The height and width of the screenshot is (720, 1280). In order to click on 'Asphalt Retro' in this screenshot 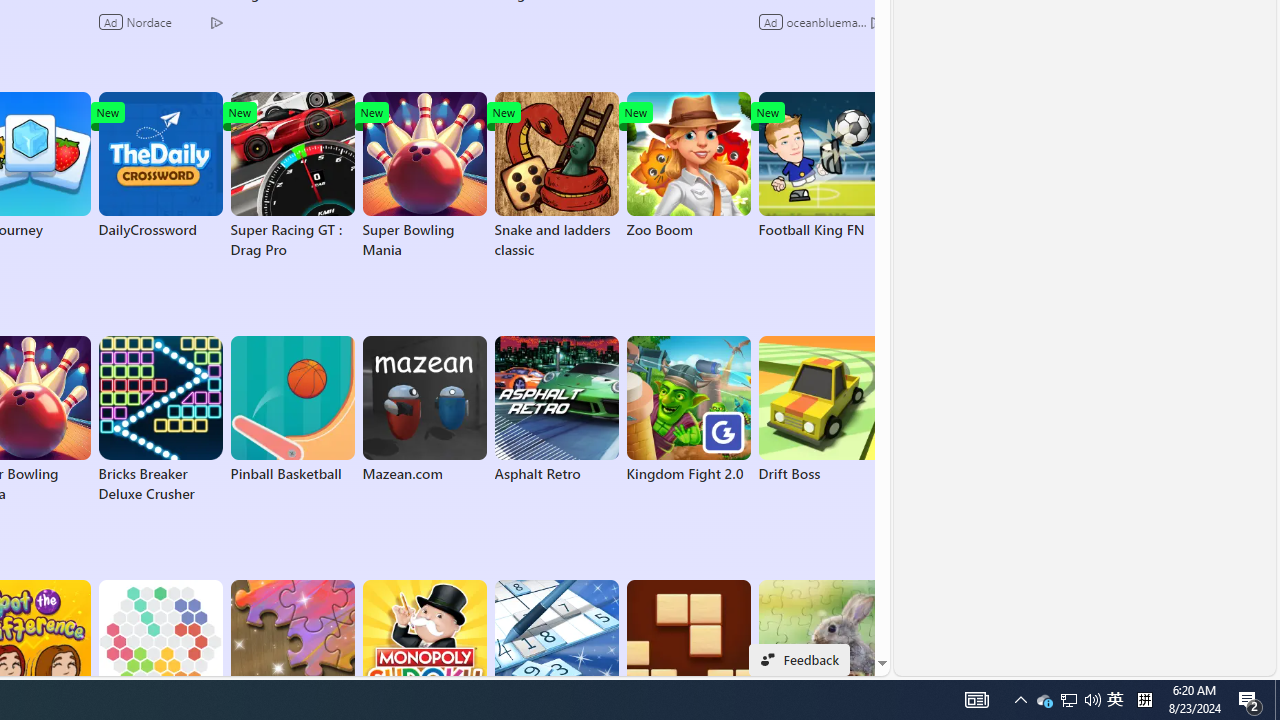, I will do `click(556, 409)`.